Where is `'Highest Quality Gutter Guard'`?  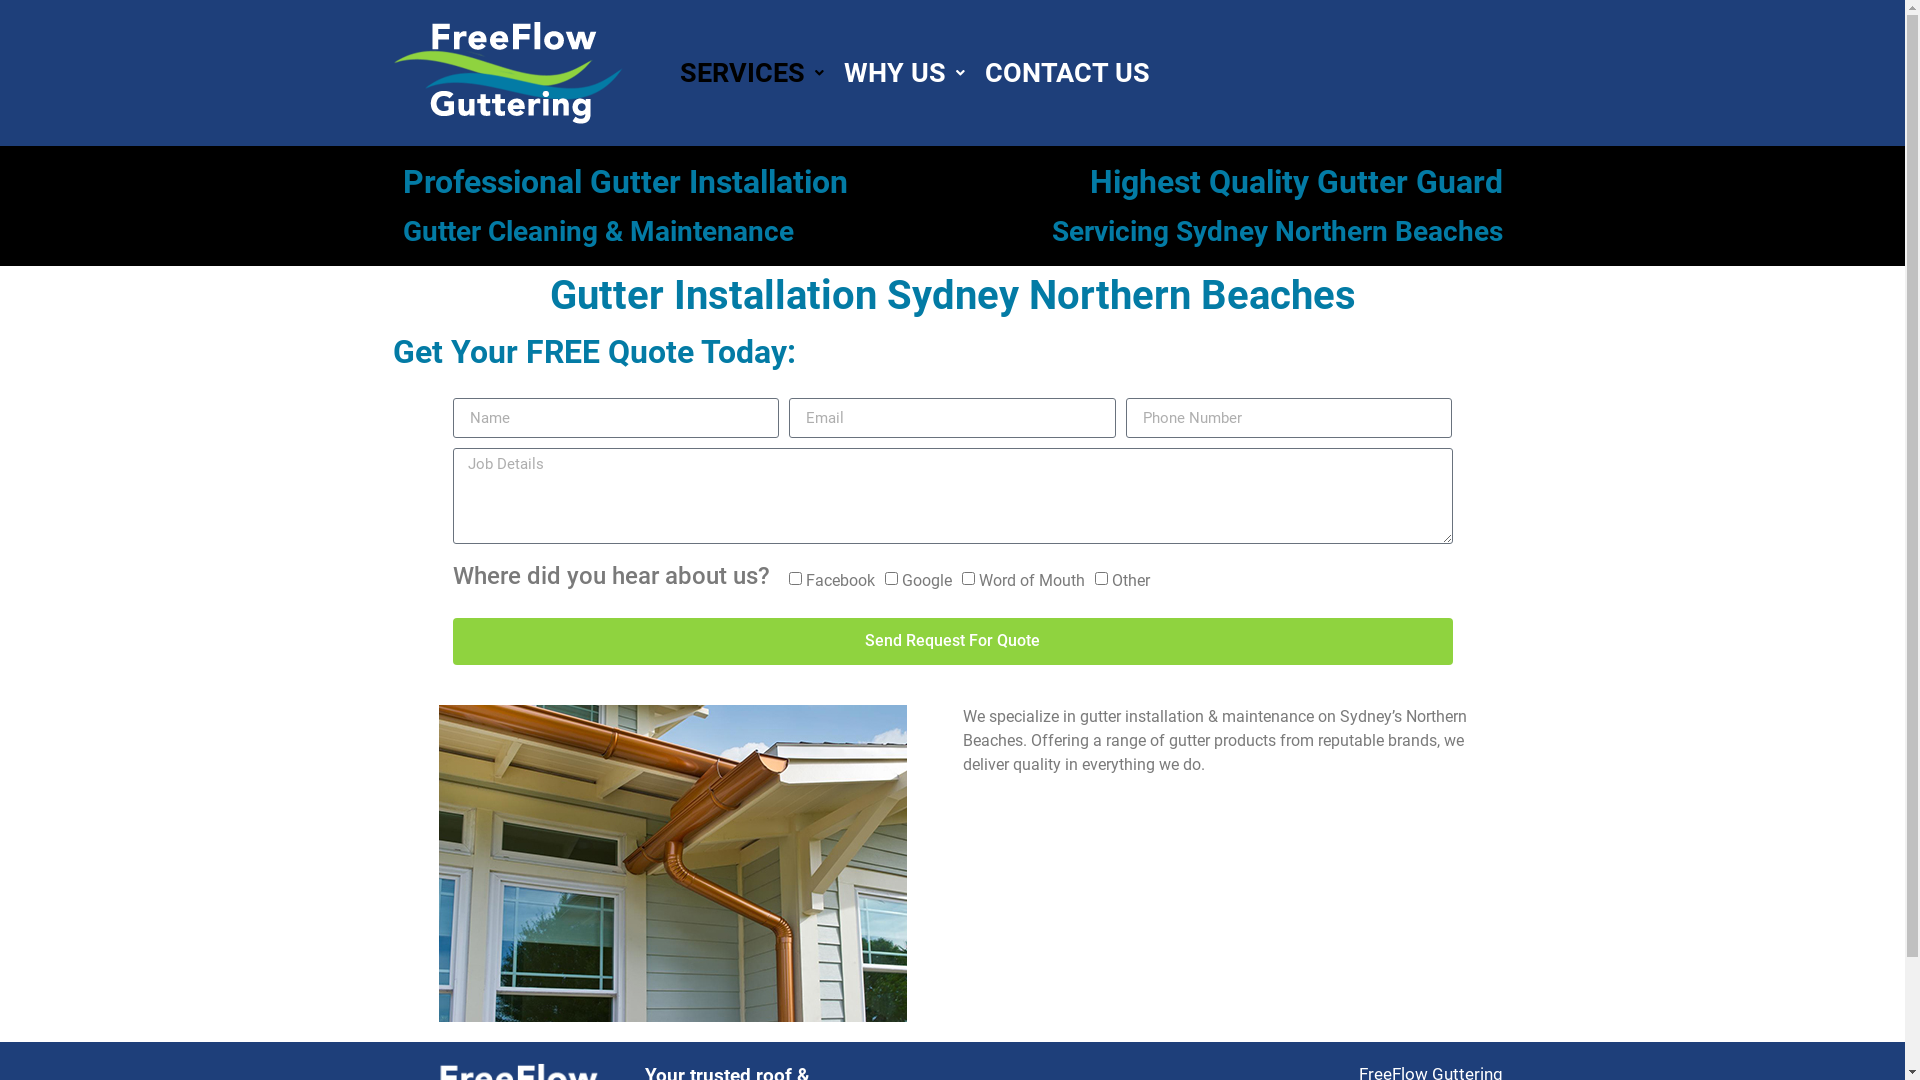 'Highest Quality Gutter Guard' is located at coordinates (1296, 181).